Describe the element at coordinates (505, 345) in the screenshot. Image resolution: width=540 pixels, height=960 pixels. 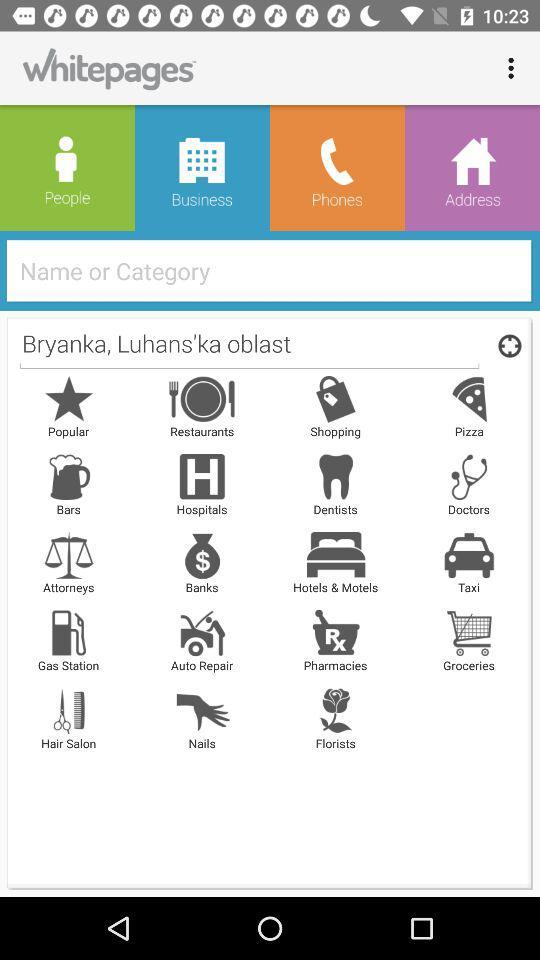
I see `the location_crosshair icon` at that location.